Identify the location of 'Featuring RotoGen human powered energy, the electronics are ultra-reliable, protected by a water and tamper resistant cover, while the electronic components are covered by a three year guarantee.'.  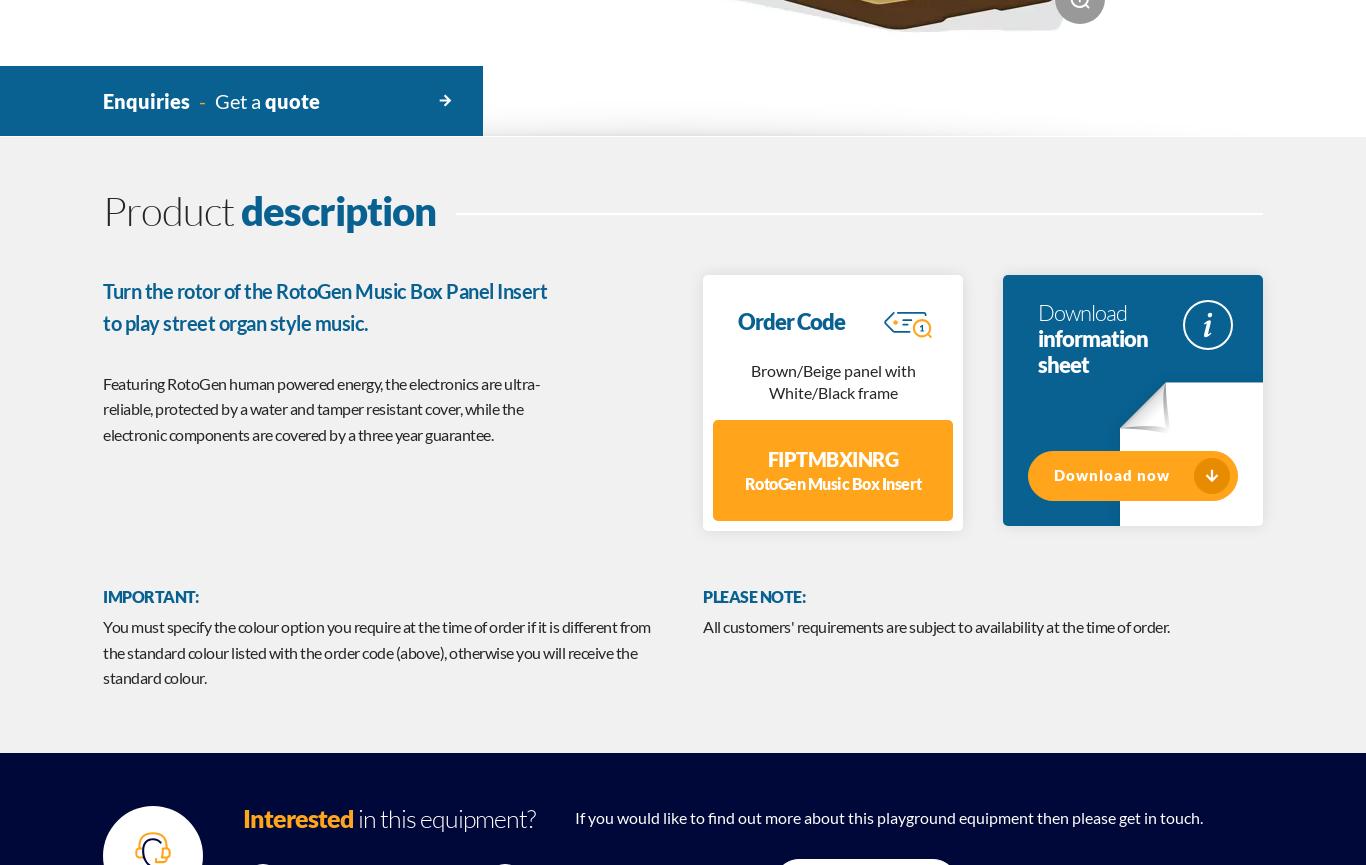
(102, 408).